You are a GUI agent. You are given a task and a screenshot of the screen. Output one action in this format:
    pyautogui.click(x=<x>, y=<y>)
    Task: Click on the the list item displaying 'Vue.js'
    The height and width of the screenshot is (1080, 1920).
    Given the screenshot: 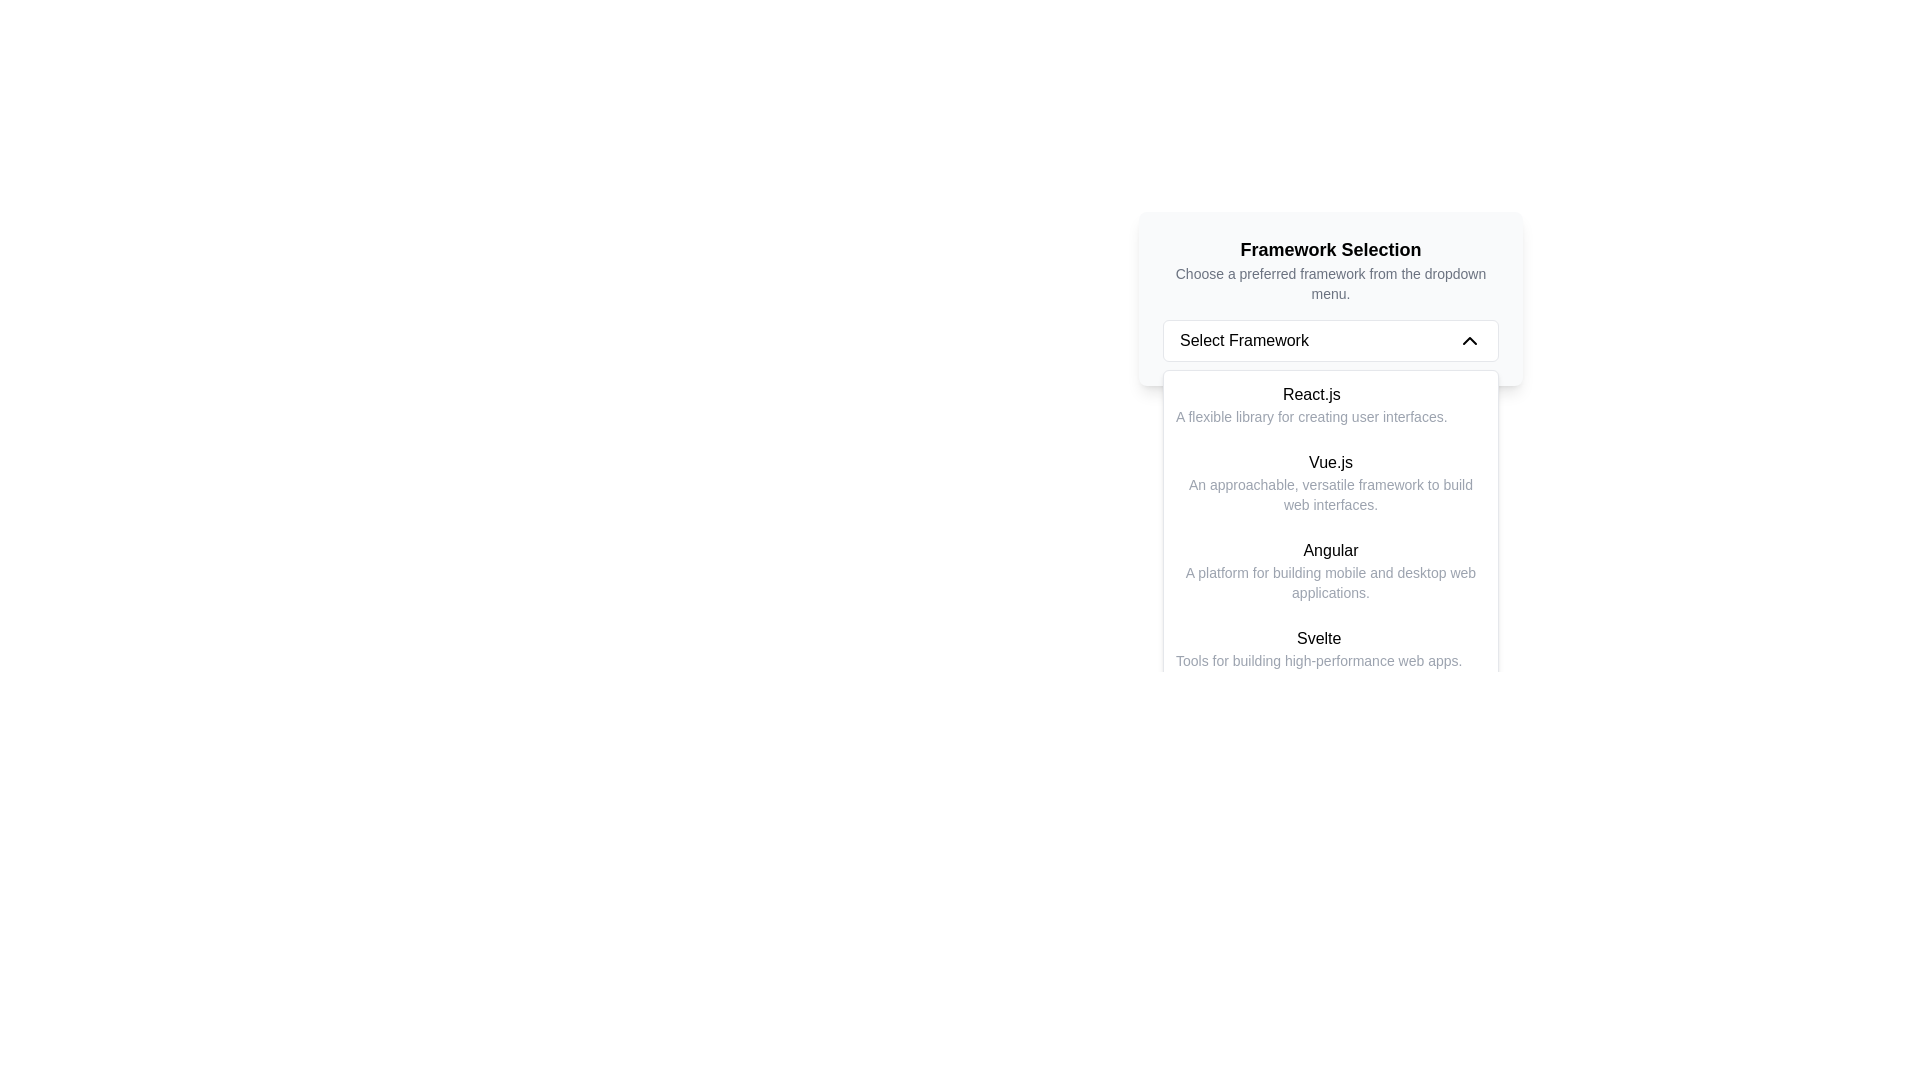 What is the action you would take?
    pyautogui.click(x=1330, y=482)
    